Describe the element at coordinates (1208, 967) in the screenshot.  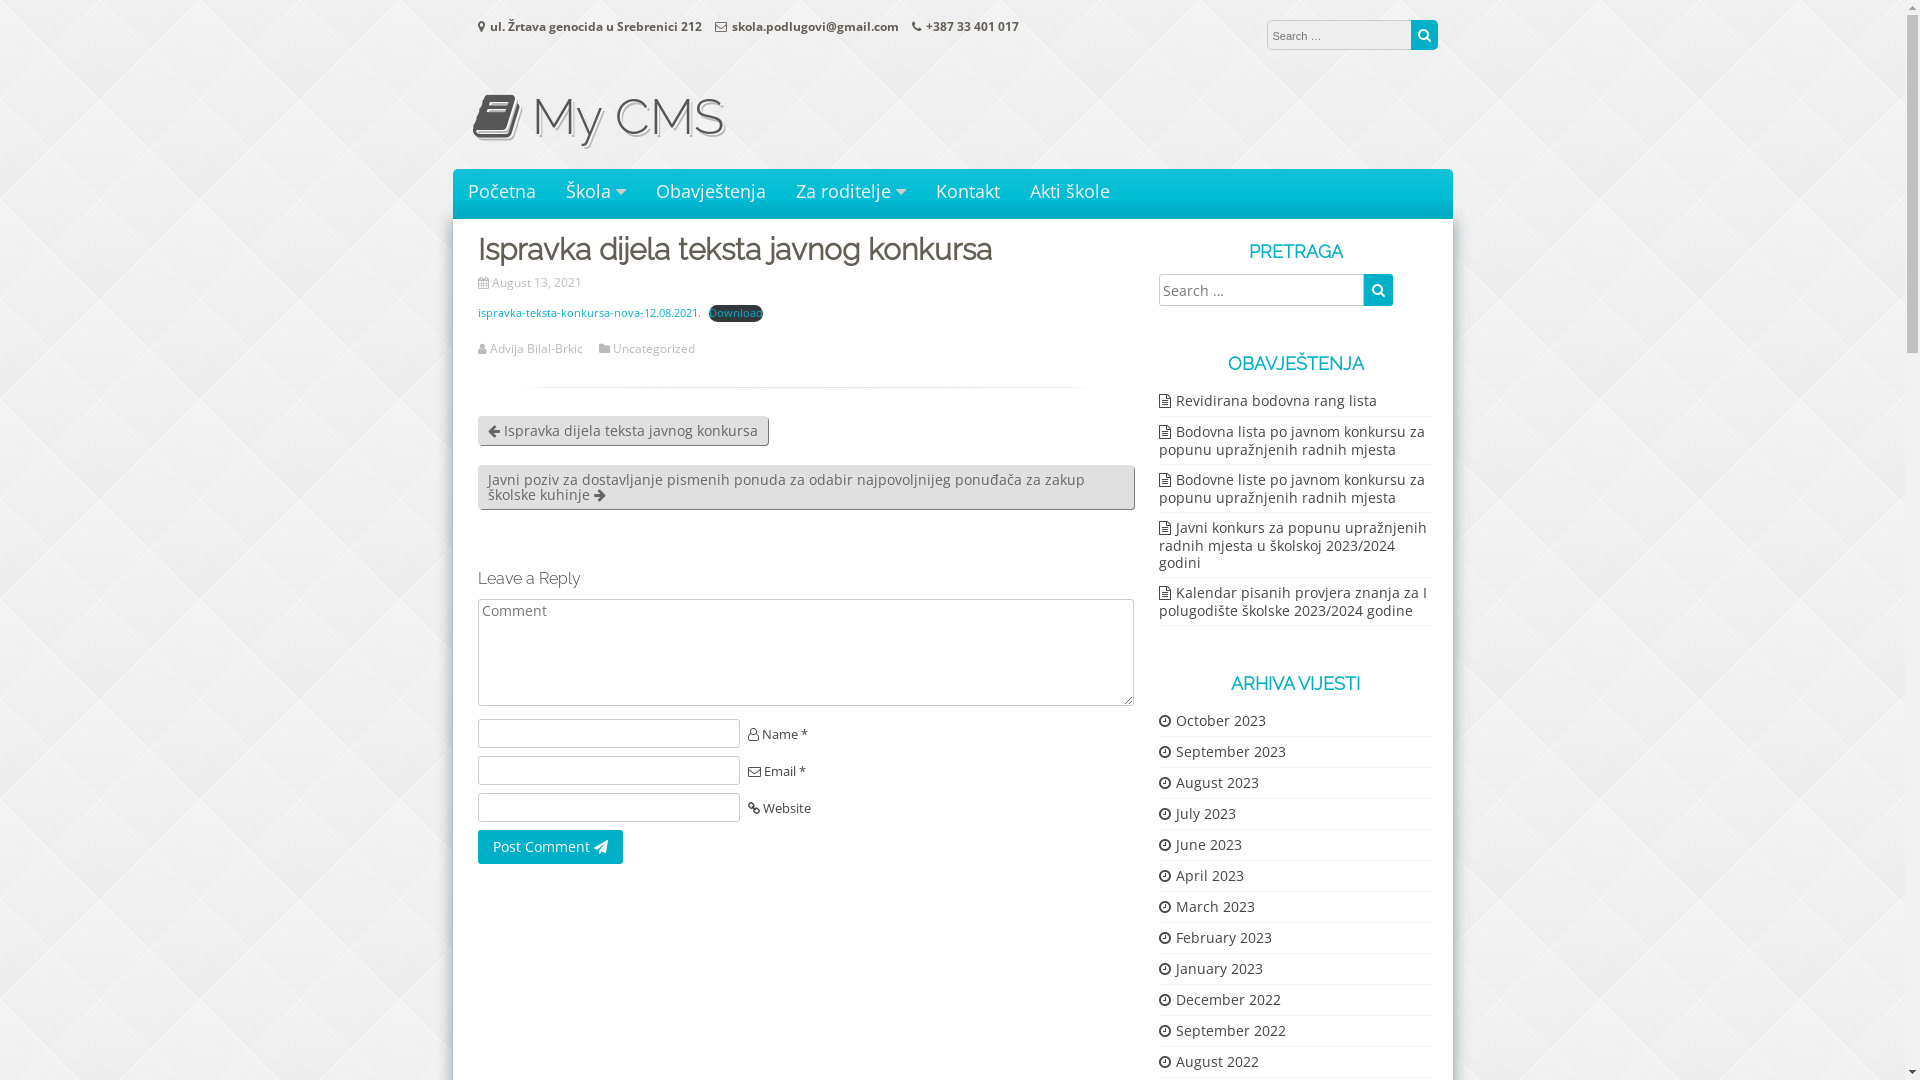
I see `'January 2023'` at that location.